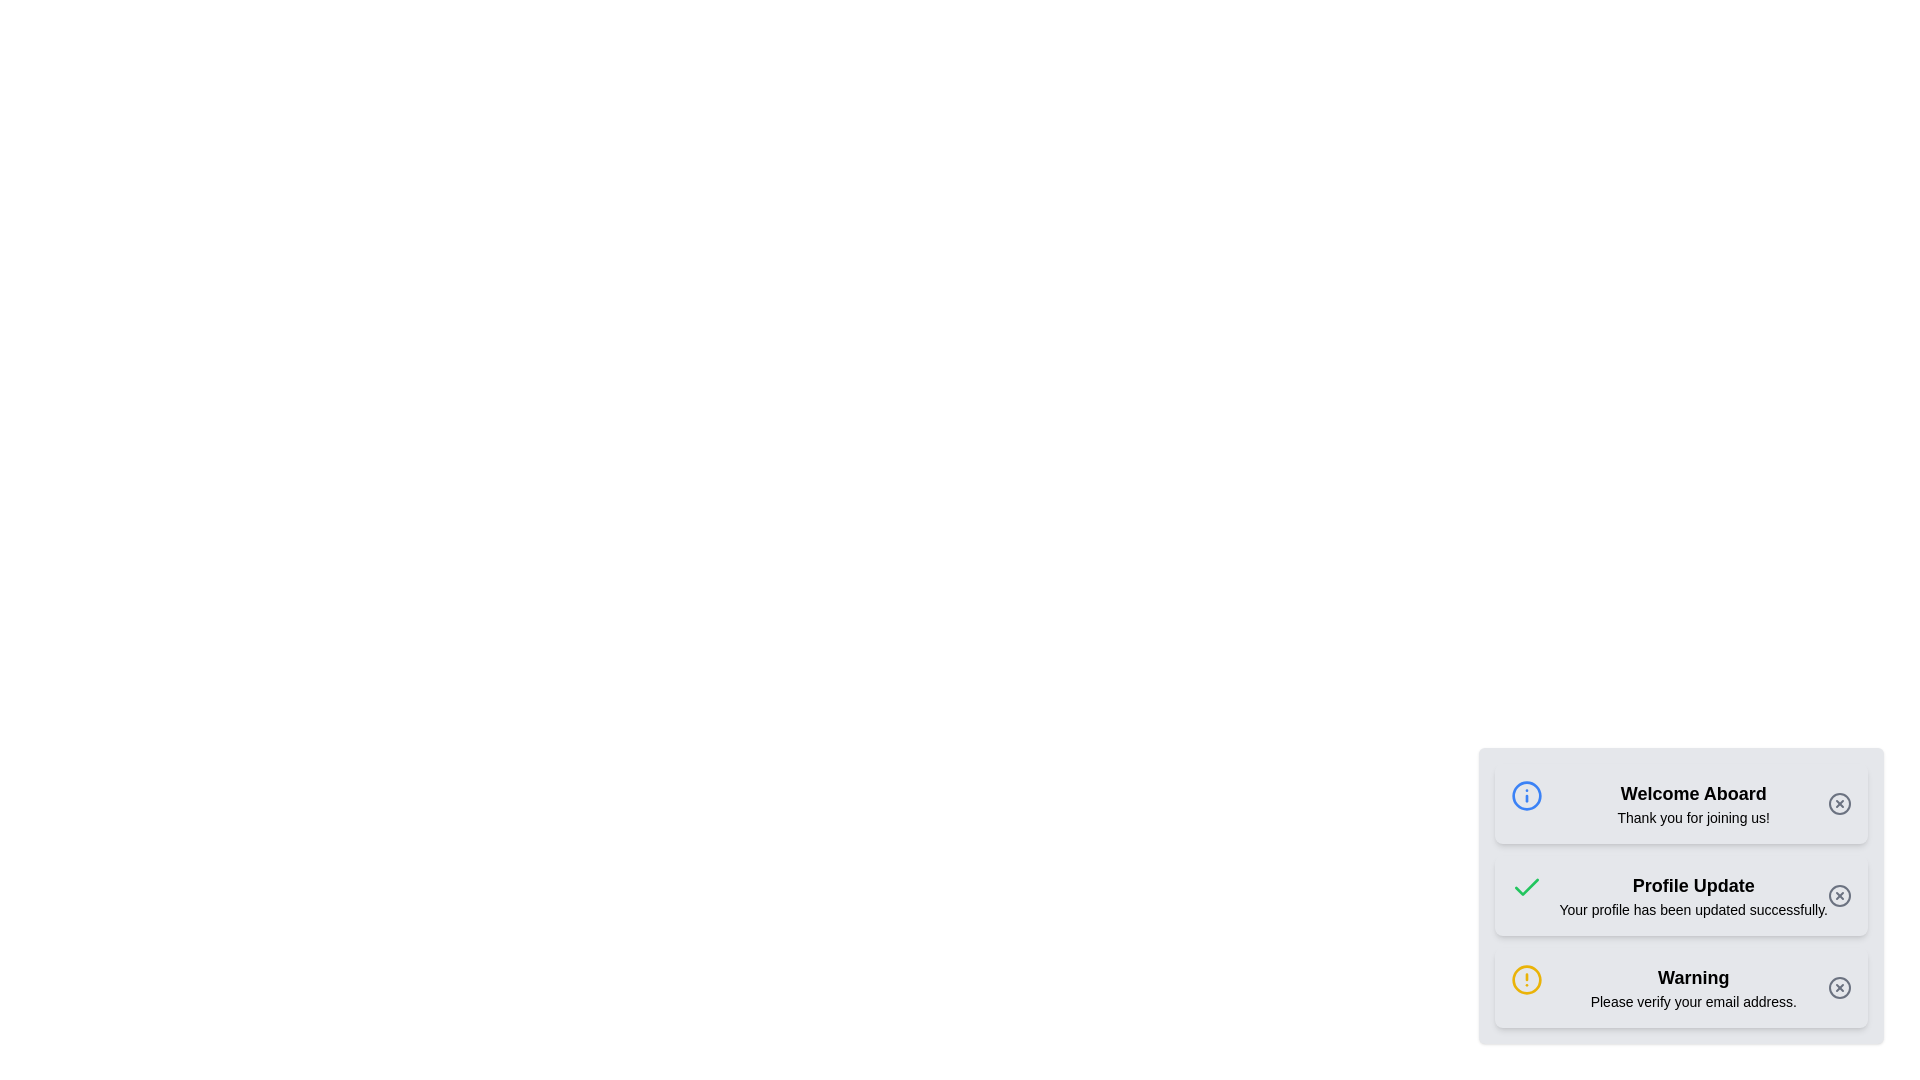 The width and height of the screenshot is (1920, 1080). What do you see at coordinates (1526, 978) in the screenshot?
I see `the yellow circular icon with a centered exclamation mark located at the leftmost part of the lower warning message in the notification panel, preceding the text 'Please verify your email address.'` at bounding box center [1526, 978].